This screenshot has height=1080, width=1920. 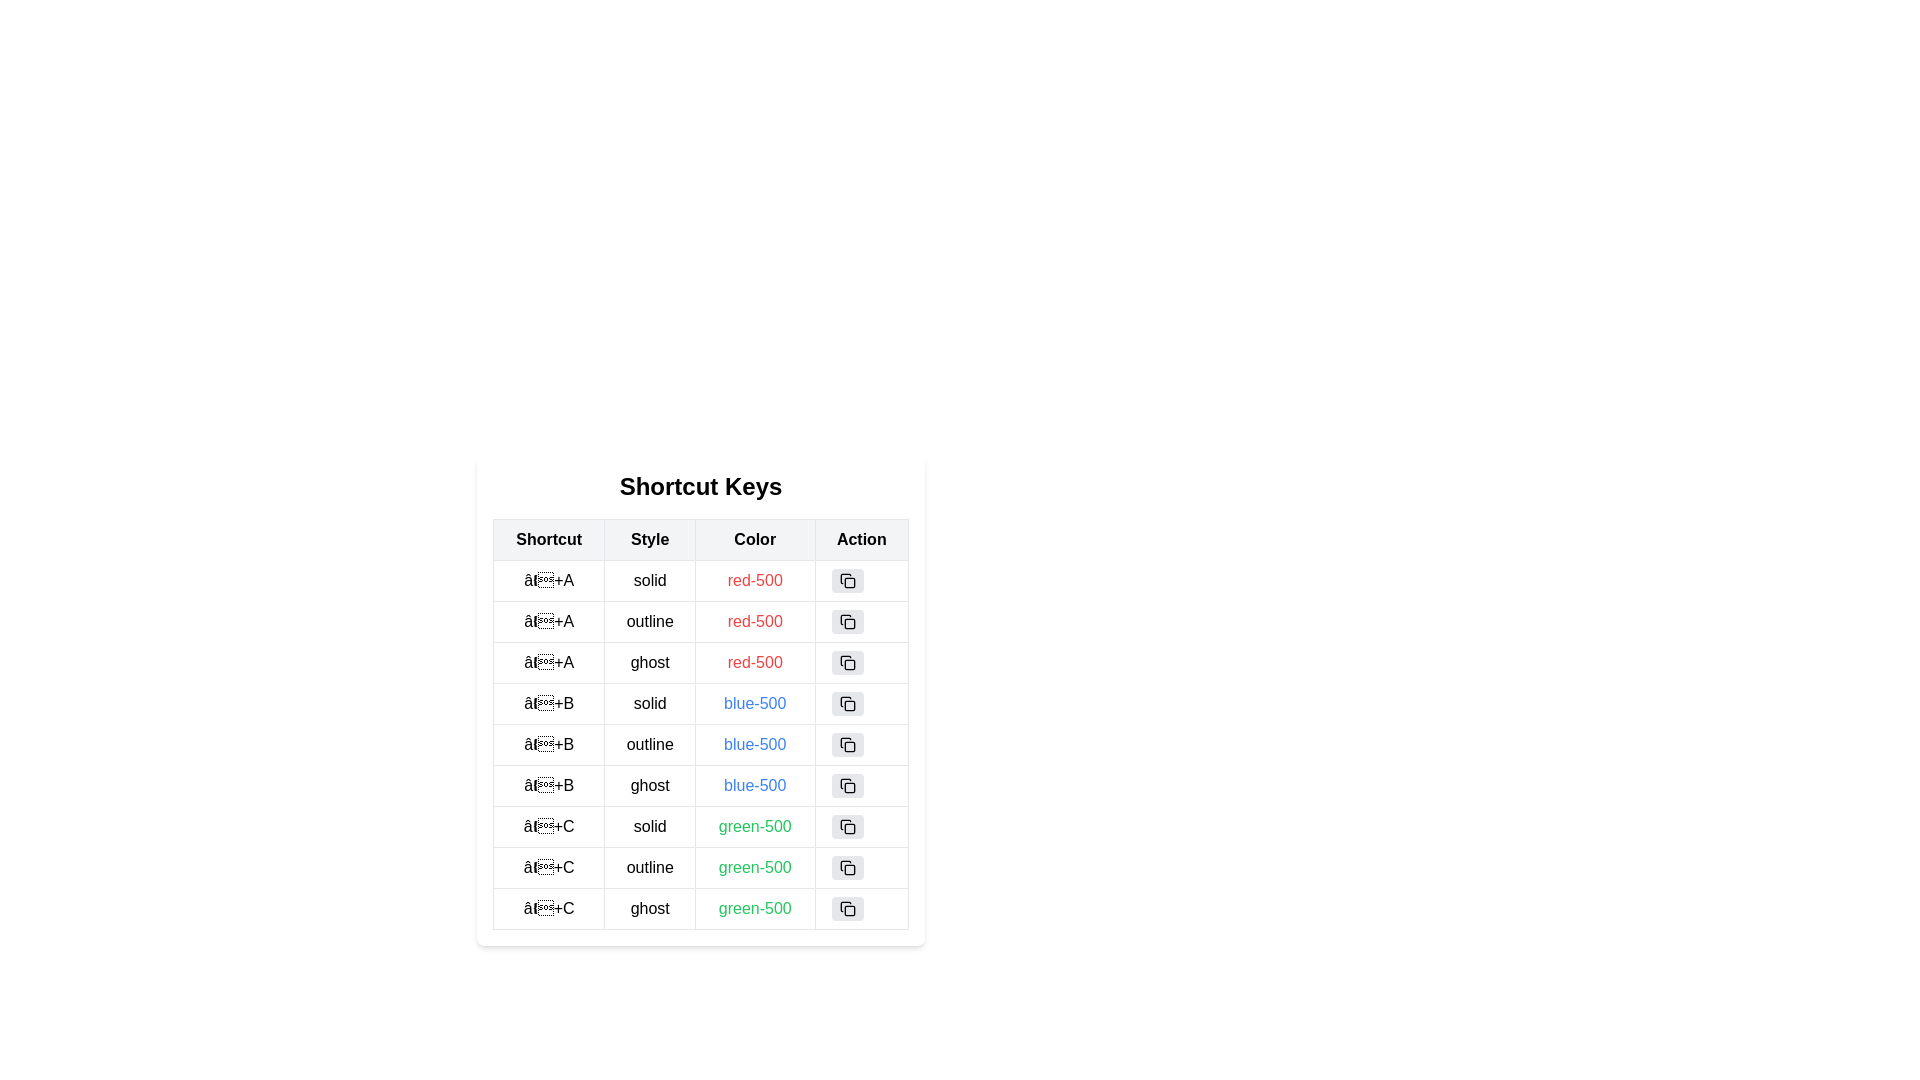 I want to click on the blue solid button in the 'Action' column corresponding to the 'Shortcut = ⌘+B' row, so click(x=861, y=703).